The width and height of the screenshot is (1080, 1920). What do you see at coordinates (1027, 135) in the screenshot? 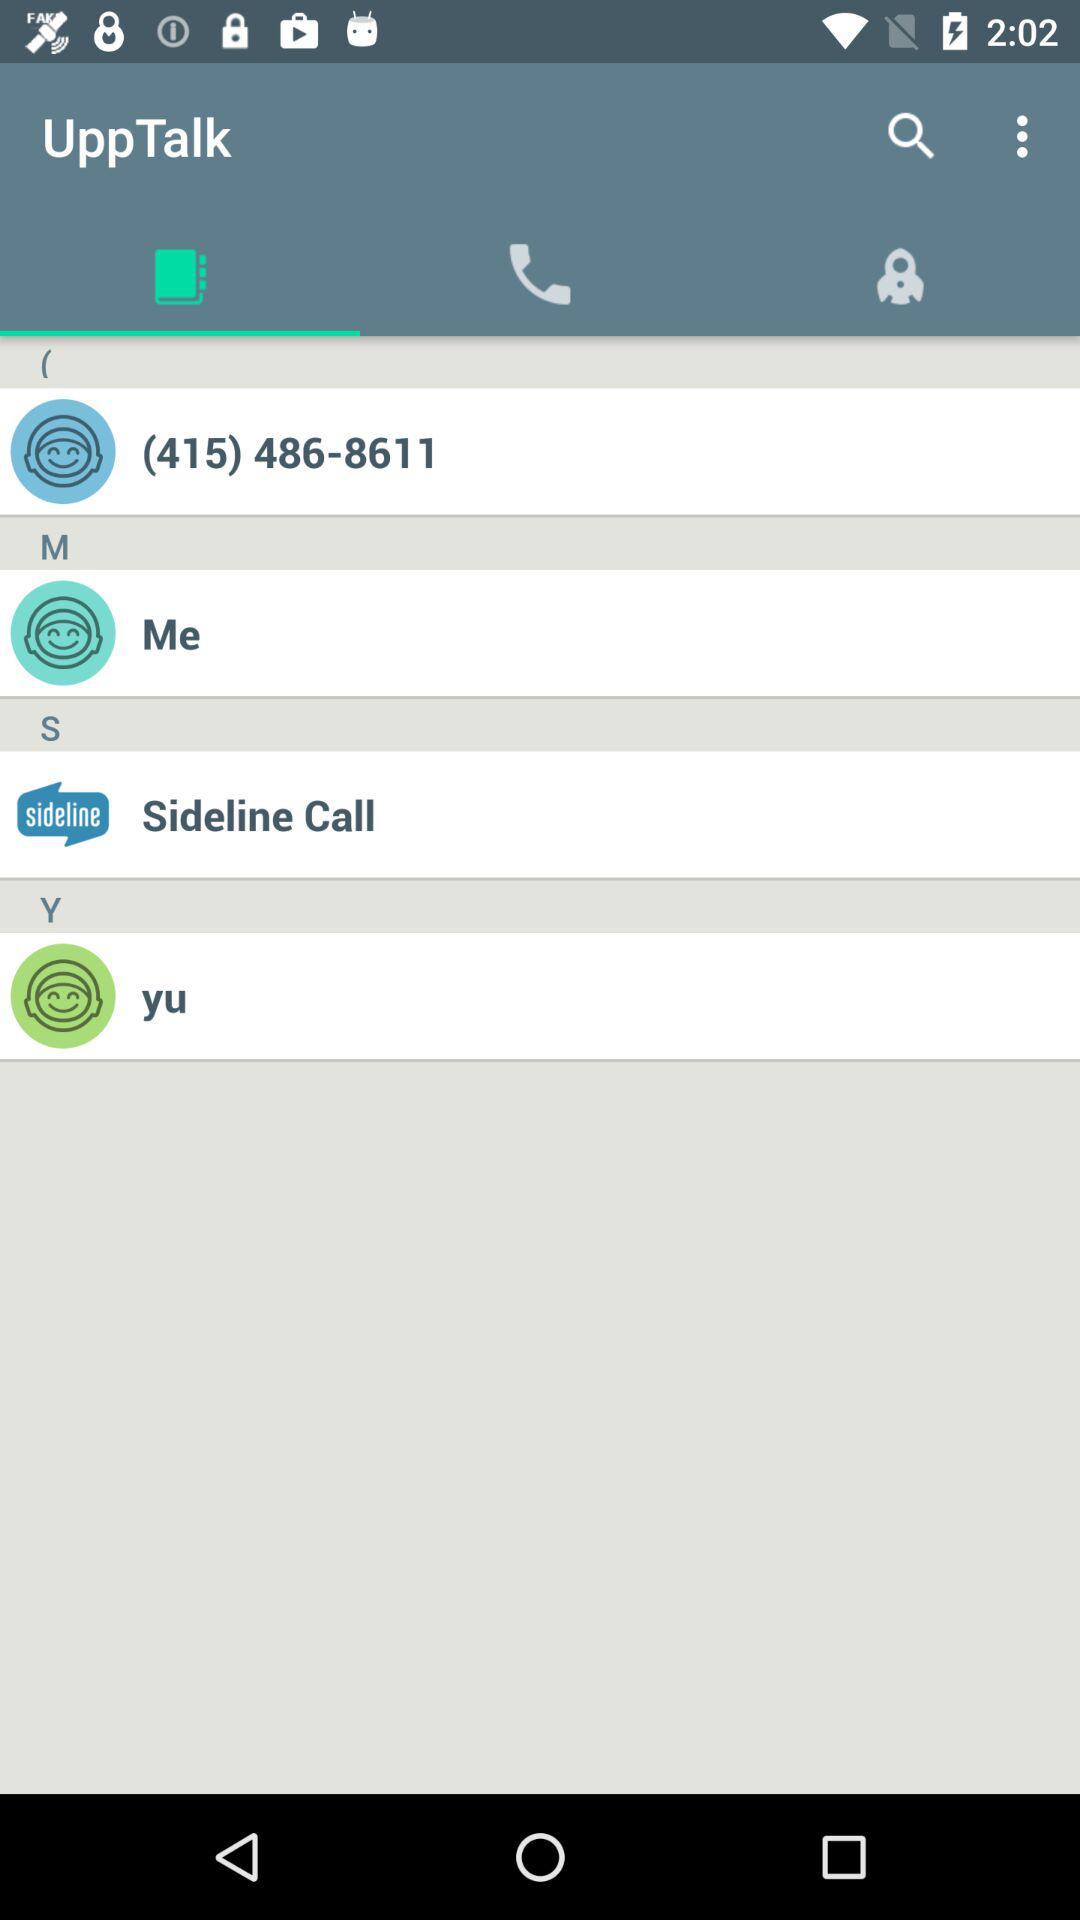
I see `the icon above the (415) 486-8611` at bounding box center [1027, 135].